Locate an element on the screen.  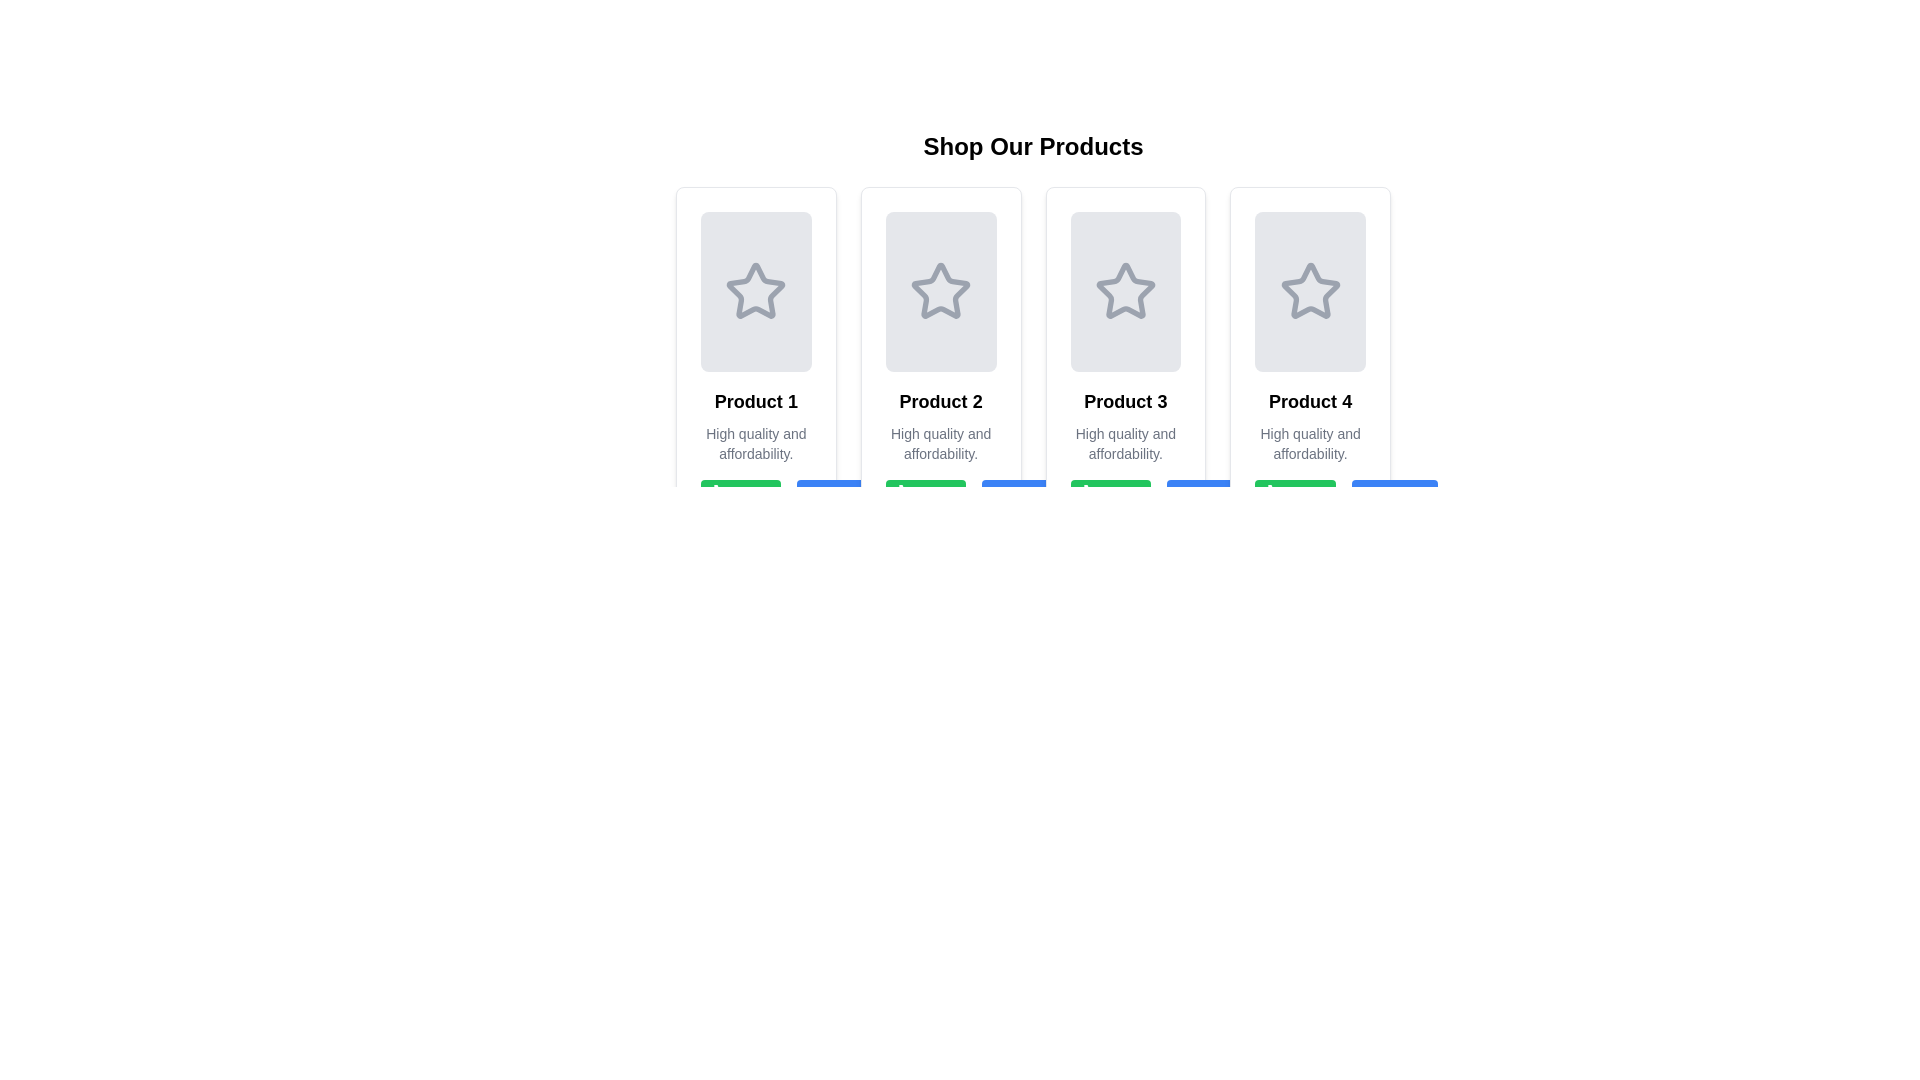
the heart-shaped icon located in the third product card is located at coordinates (1107, 495).